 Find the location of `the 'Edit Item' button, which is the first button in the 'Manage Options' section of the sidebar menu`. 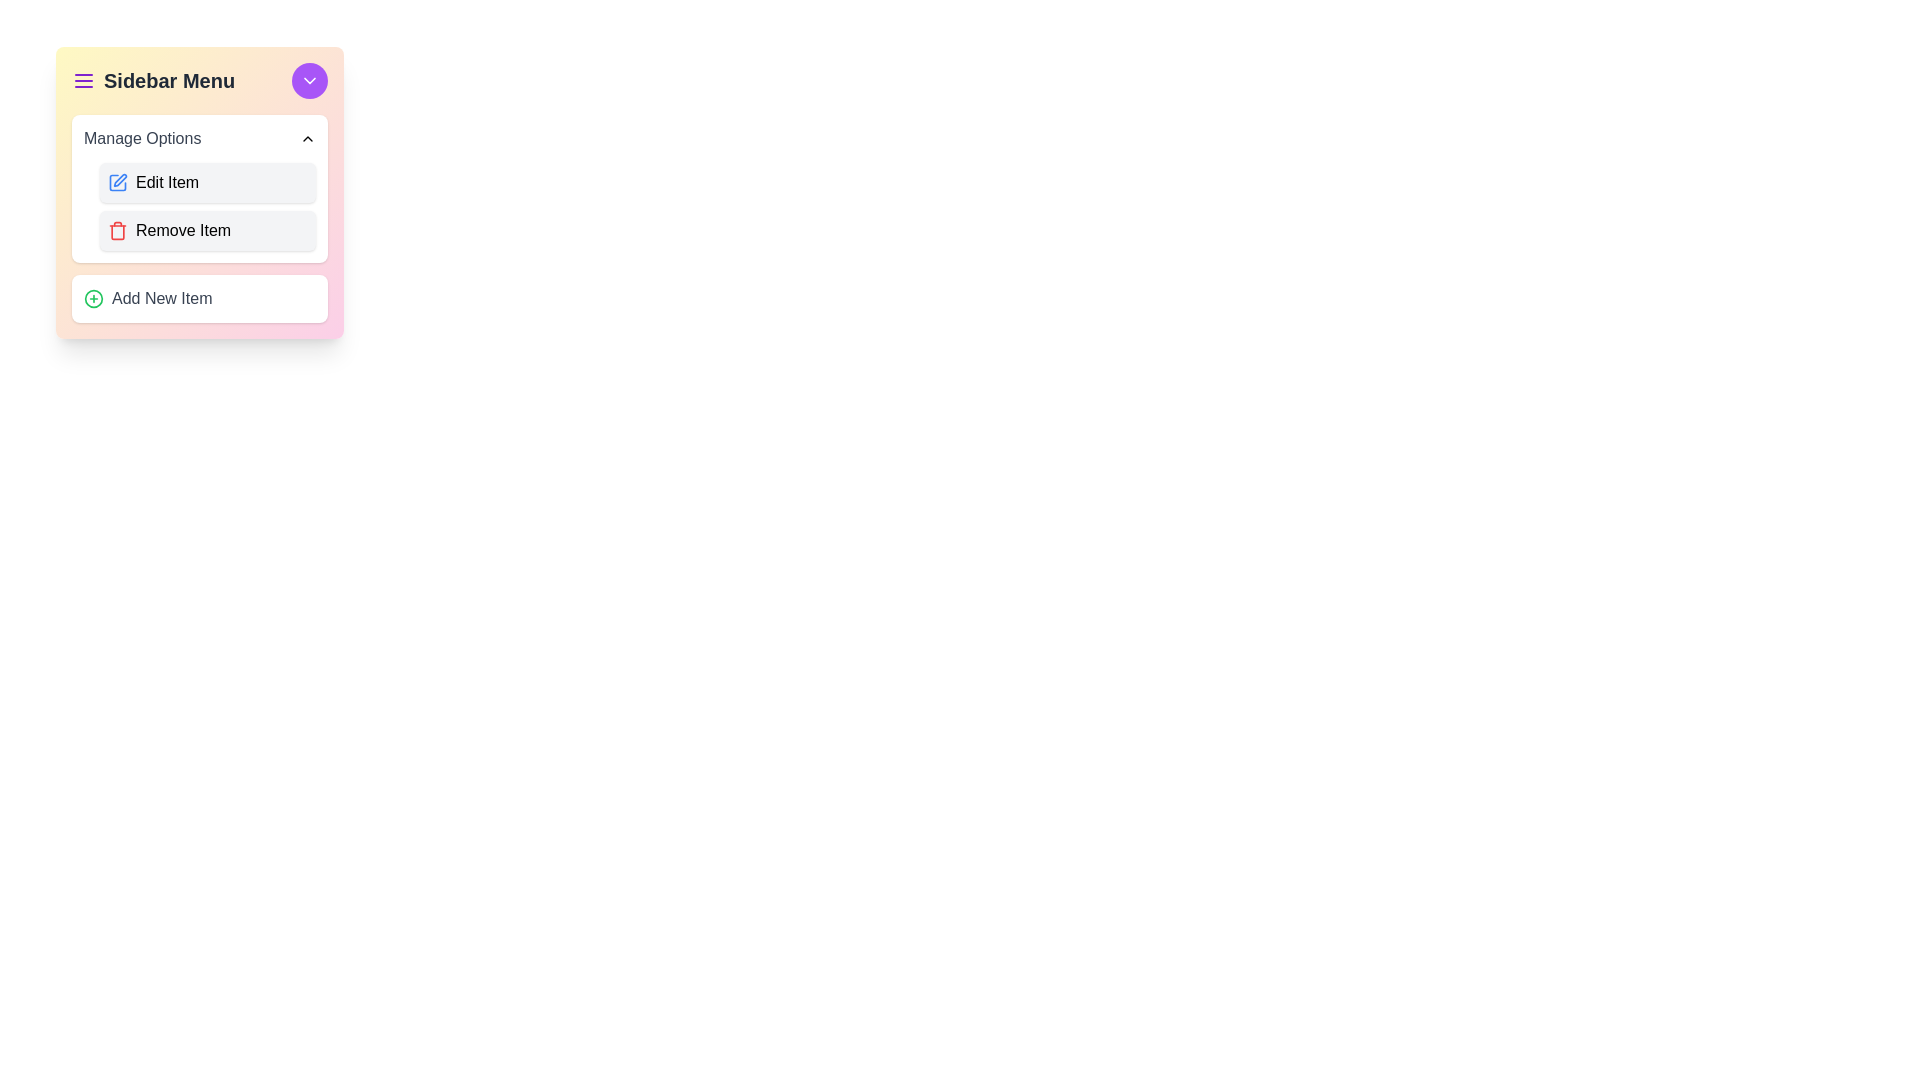

the 'Edit Item' button, which is the first button in the 'Manage Options' section of the sidebar menu is located at coordinates (200, 192).